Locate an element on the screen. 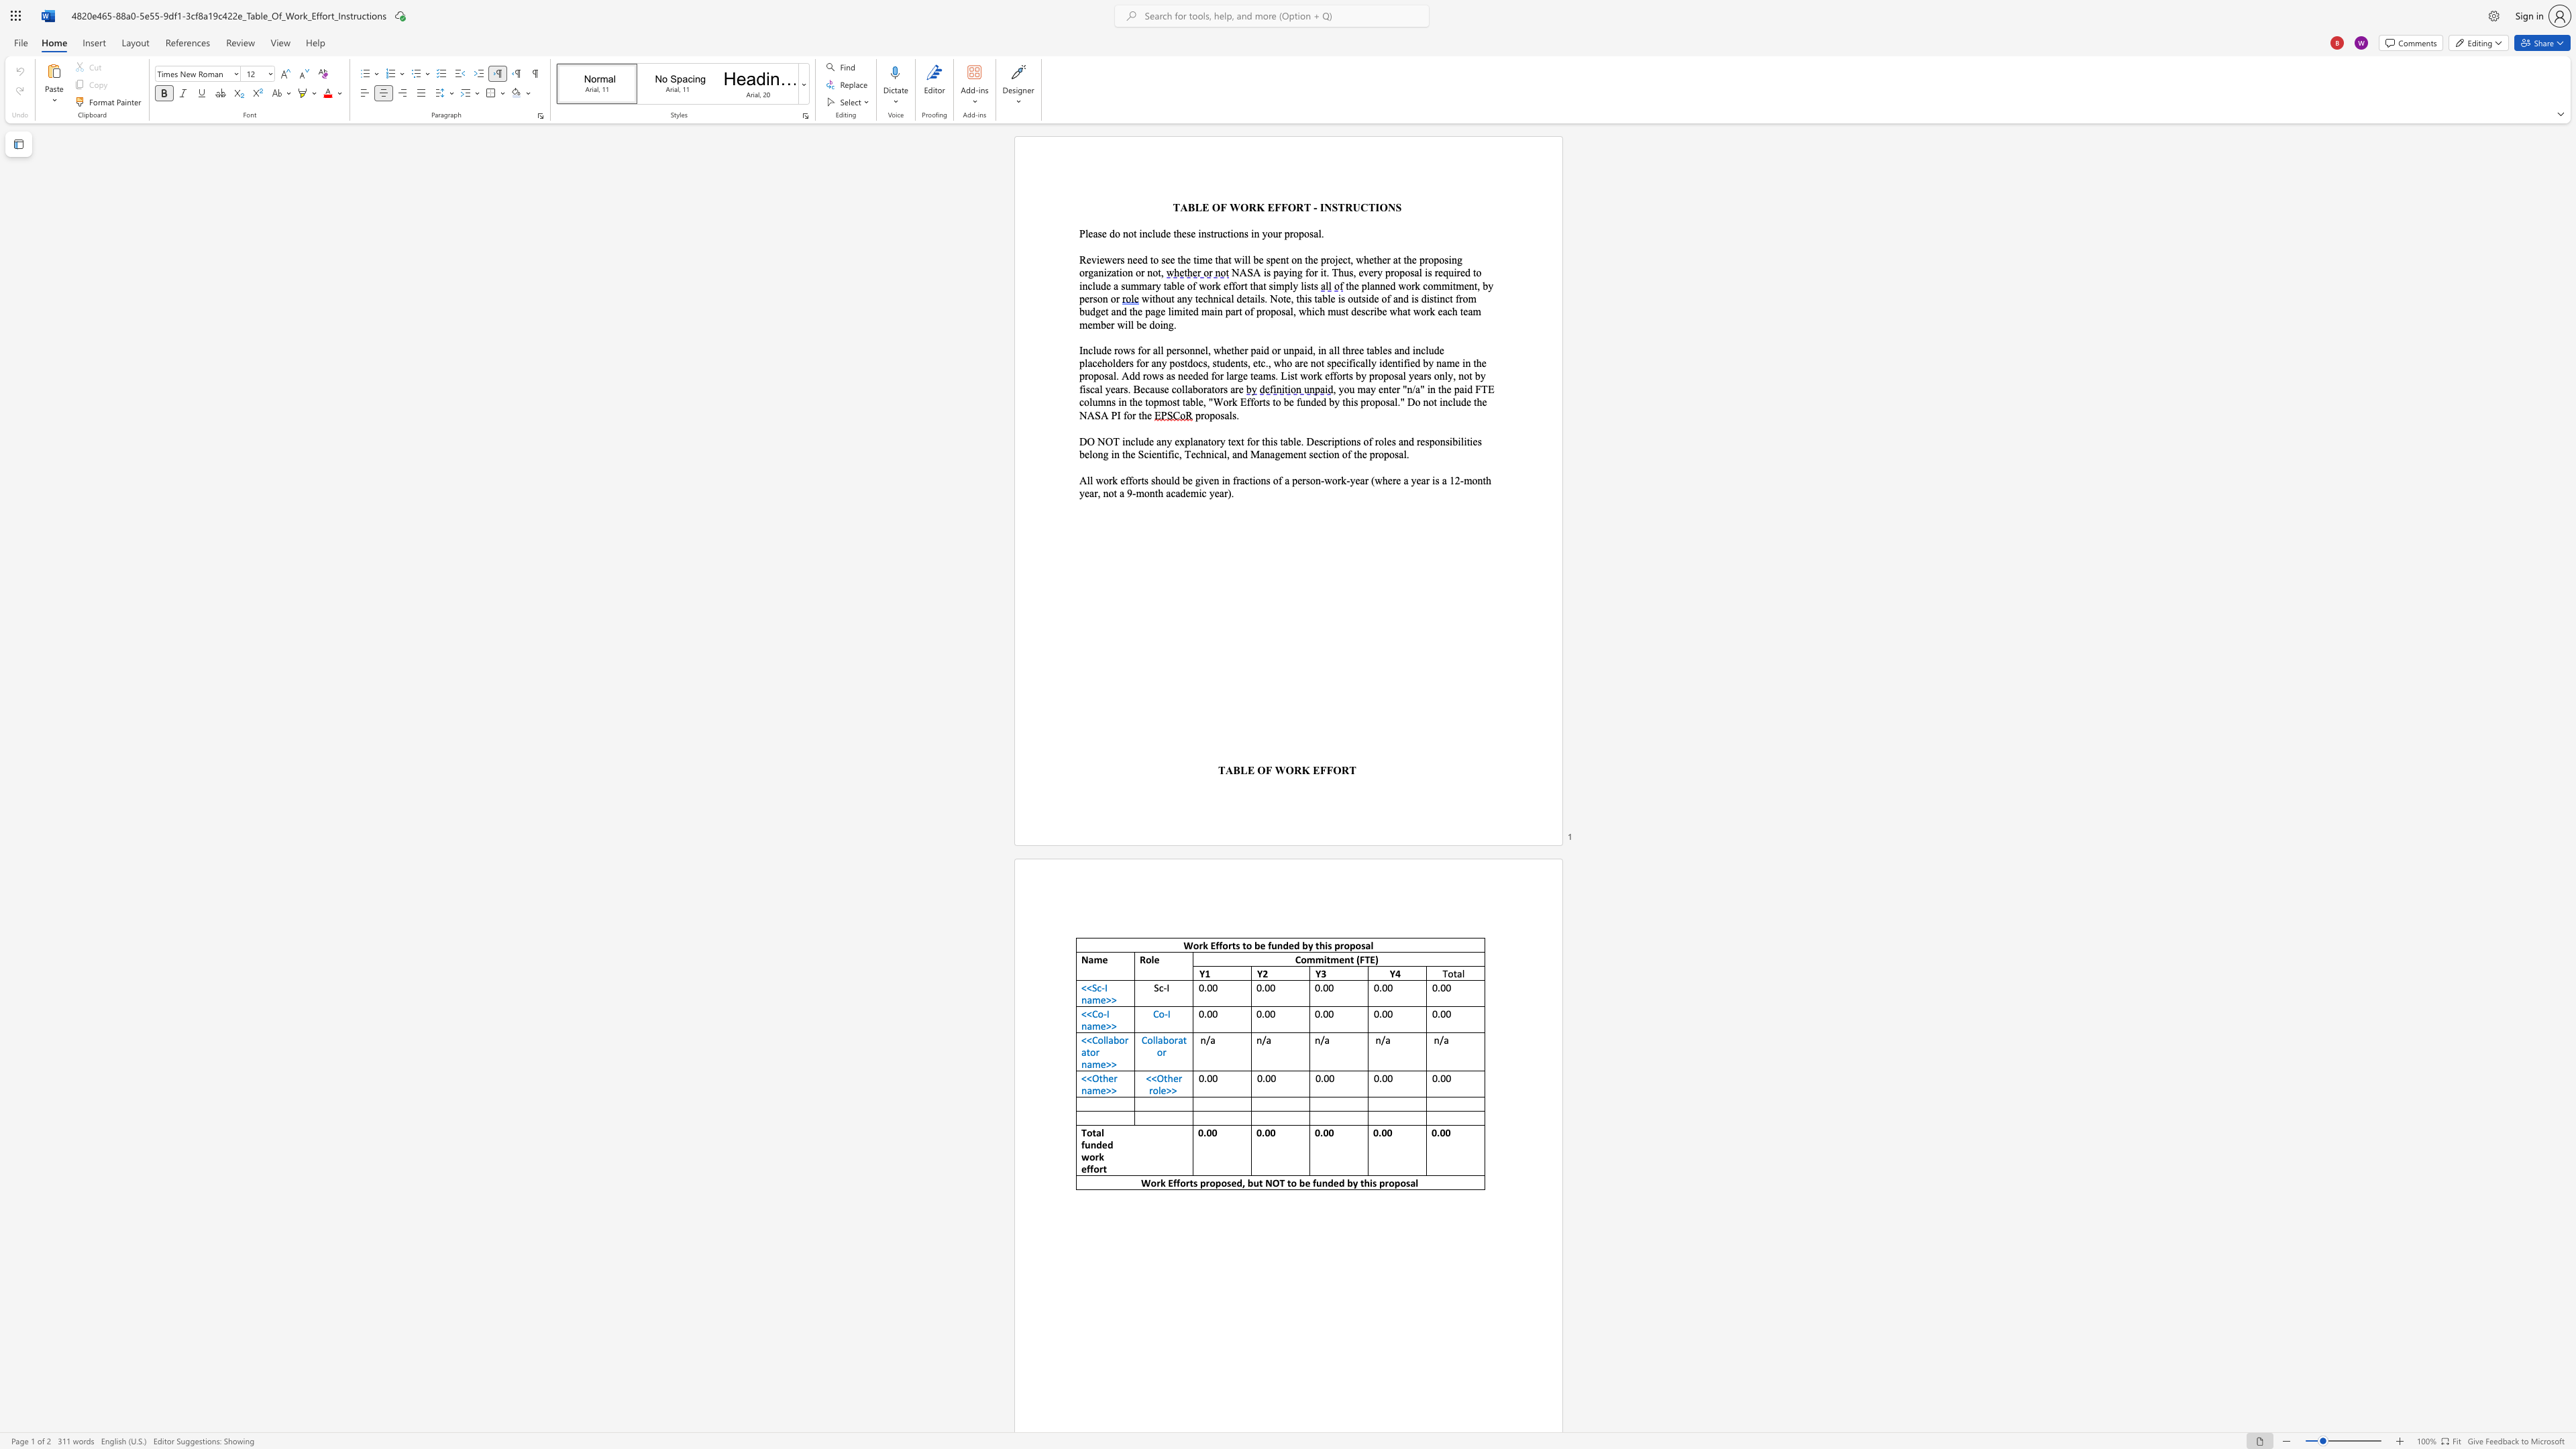 This screenshot has width=2576, height=1449. the subset text "ato" within the text "Collaborator" is located at coordinates (1177, 1039).